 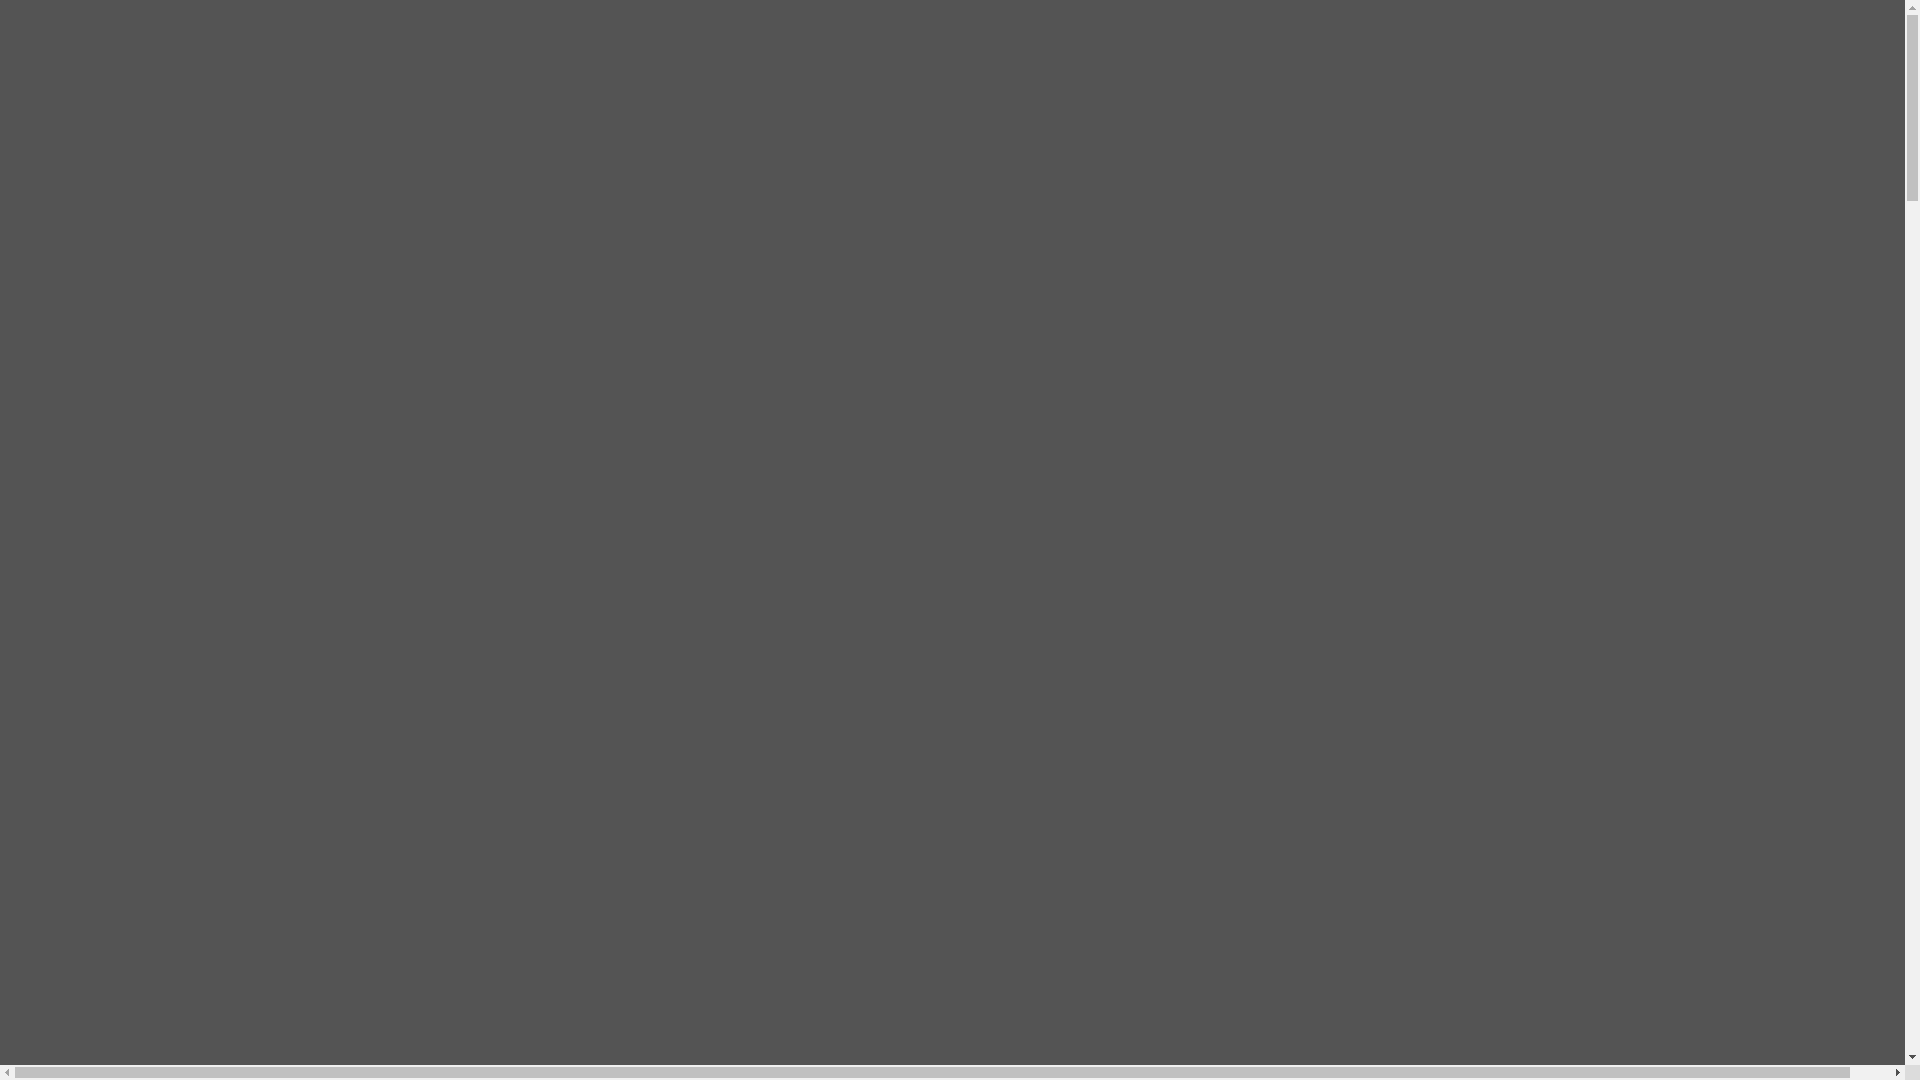 What do you see at coordinates (131, 50) in the screenshot?
I see `'File-Transfer'` at bounding box center [131, 50].